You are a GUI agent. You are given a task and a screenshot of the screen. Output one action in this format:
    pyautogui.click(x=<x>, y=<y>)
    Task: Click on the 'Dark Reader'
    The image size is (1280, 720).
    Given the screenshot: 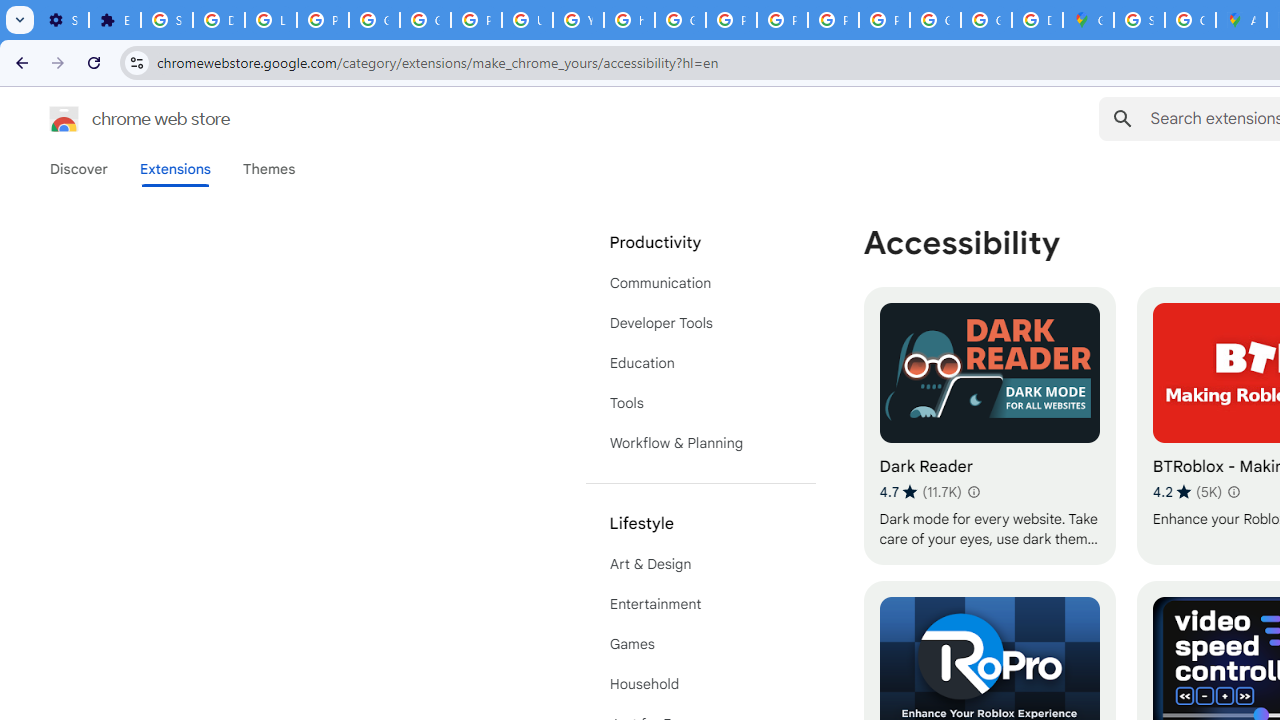 What is the action you would take?
    pyautogui.click(x=989, y=425)
    